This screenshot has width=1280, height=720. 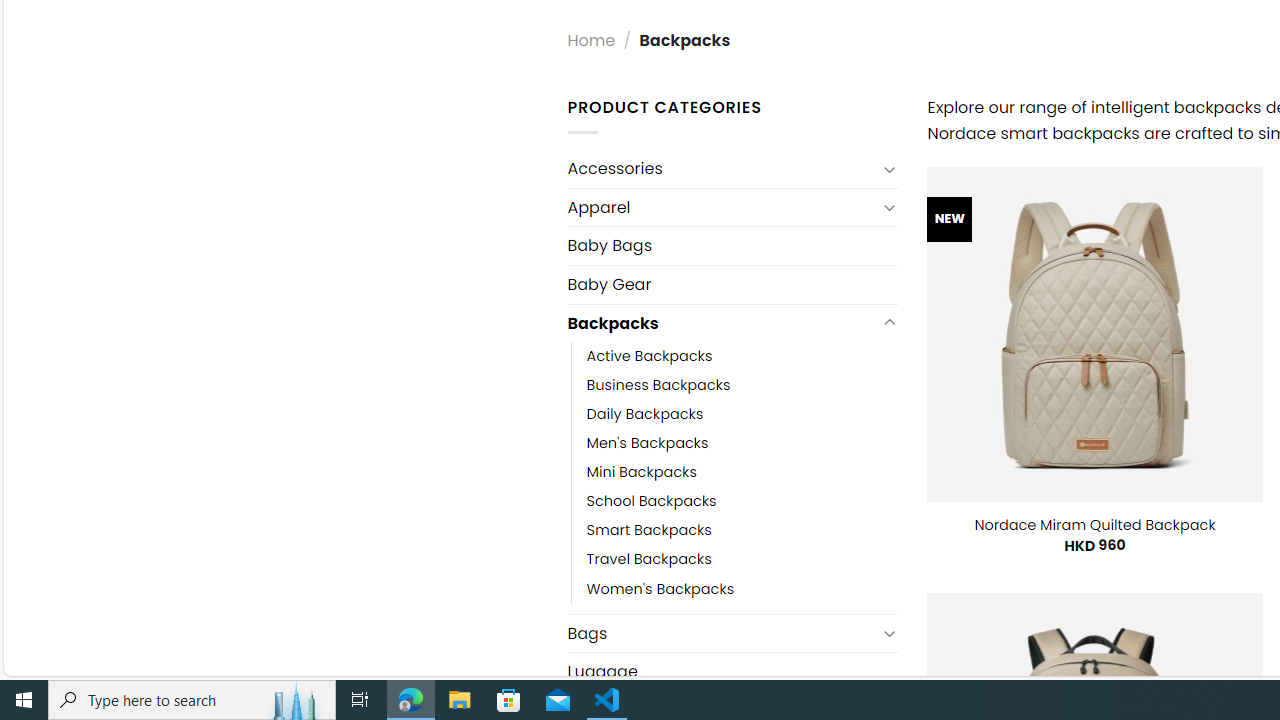 What do you see at coordinates (731, 284) in the screenshot?
I see `'Baby Gear'` at bounding box center [731, 284].